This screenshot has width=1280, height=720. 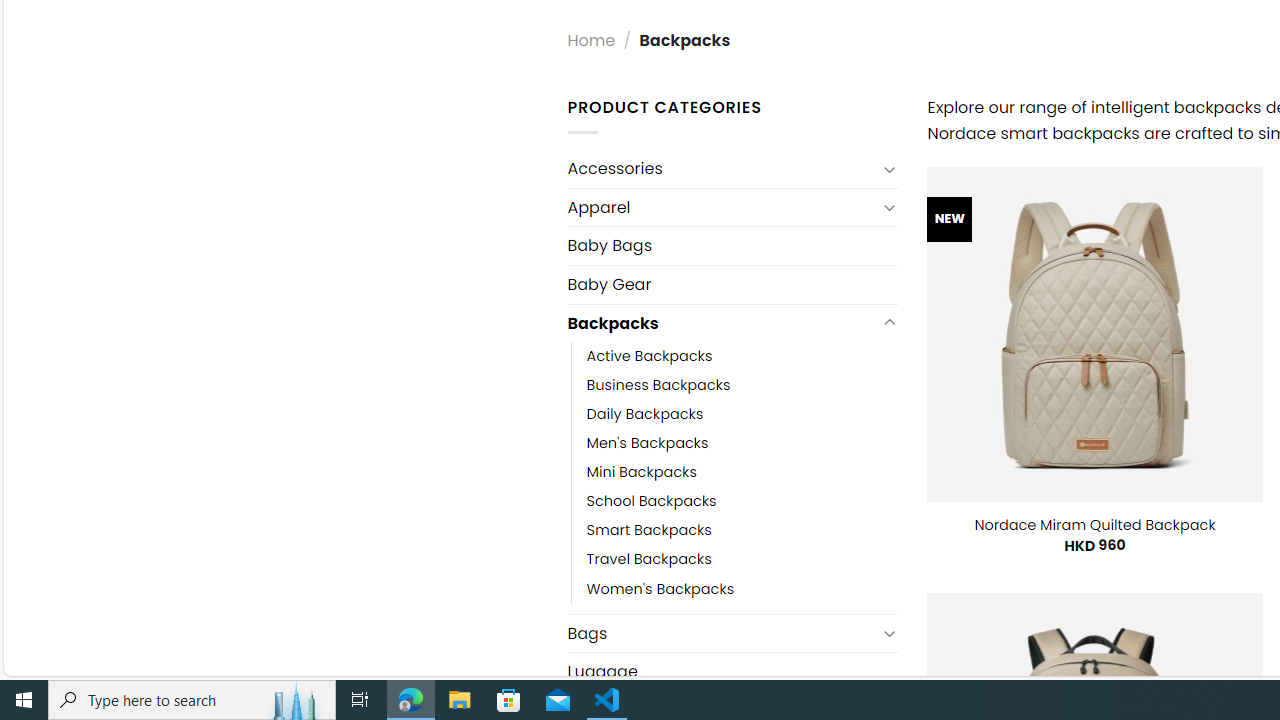 What do you see at coordinates (731, 284) in the screenshot?
I see `'Baby Gear'` at bounding box center [731, 284].